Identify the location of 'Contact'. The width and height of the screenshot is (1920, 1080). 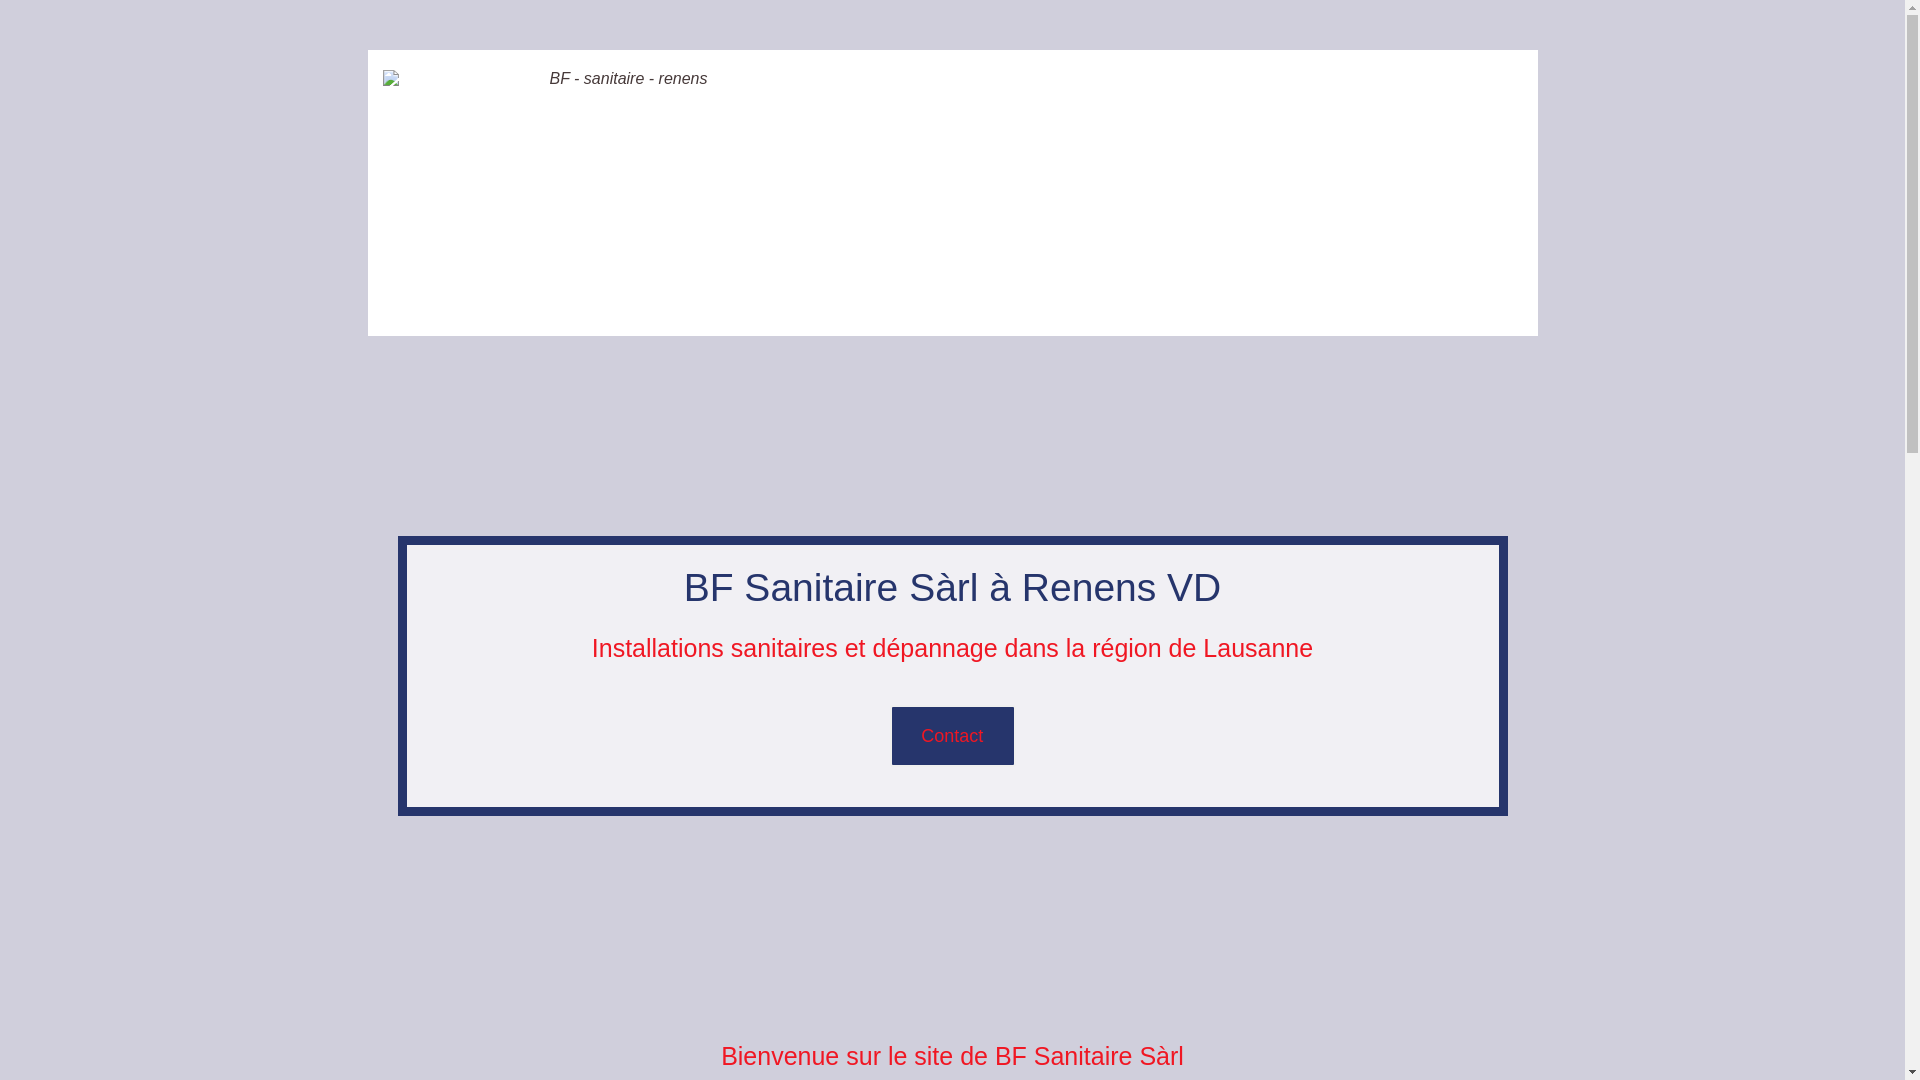
(952, 736).